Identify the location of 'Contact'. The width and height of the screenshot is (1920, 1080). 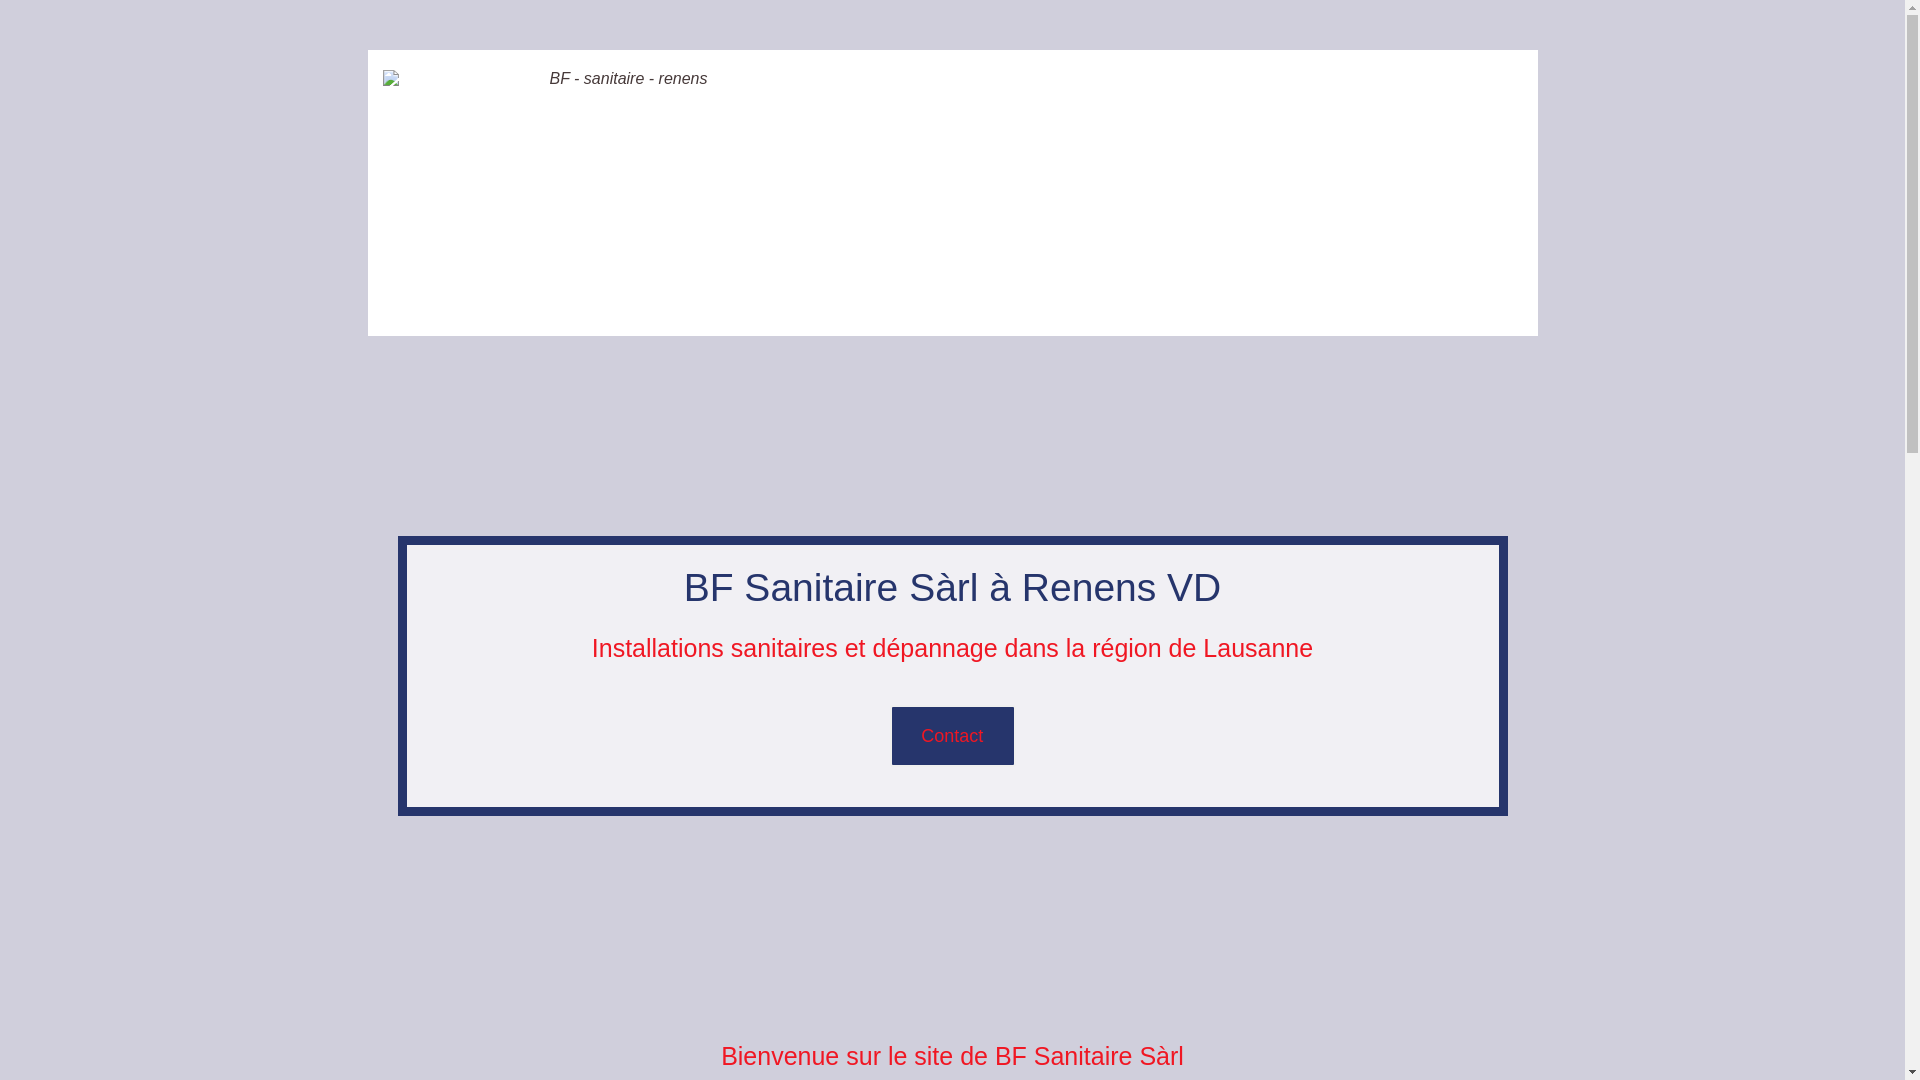
(952, 736).